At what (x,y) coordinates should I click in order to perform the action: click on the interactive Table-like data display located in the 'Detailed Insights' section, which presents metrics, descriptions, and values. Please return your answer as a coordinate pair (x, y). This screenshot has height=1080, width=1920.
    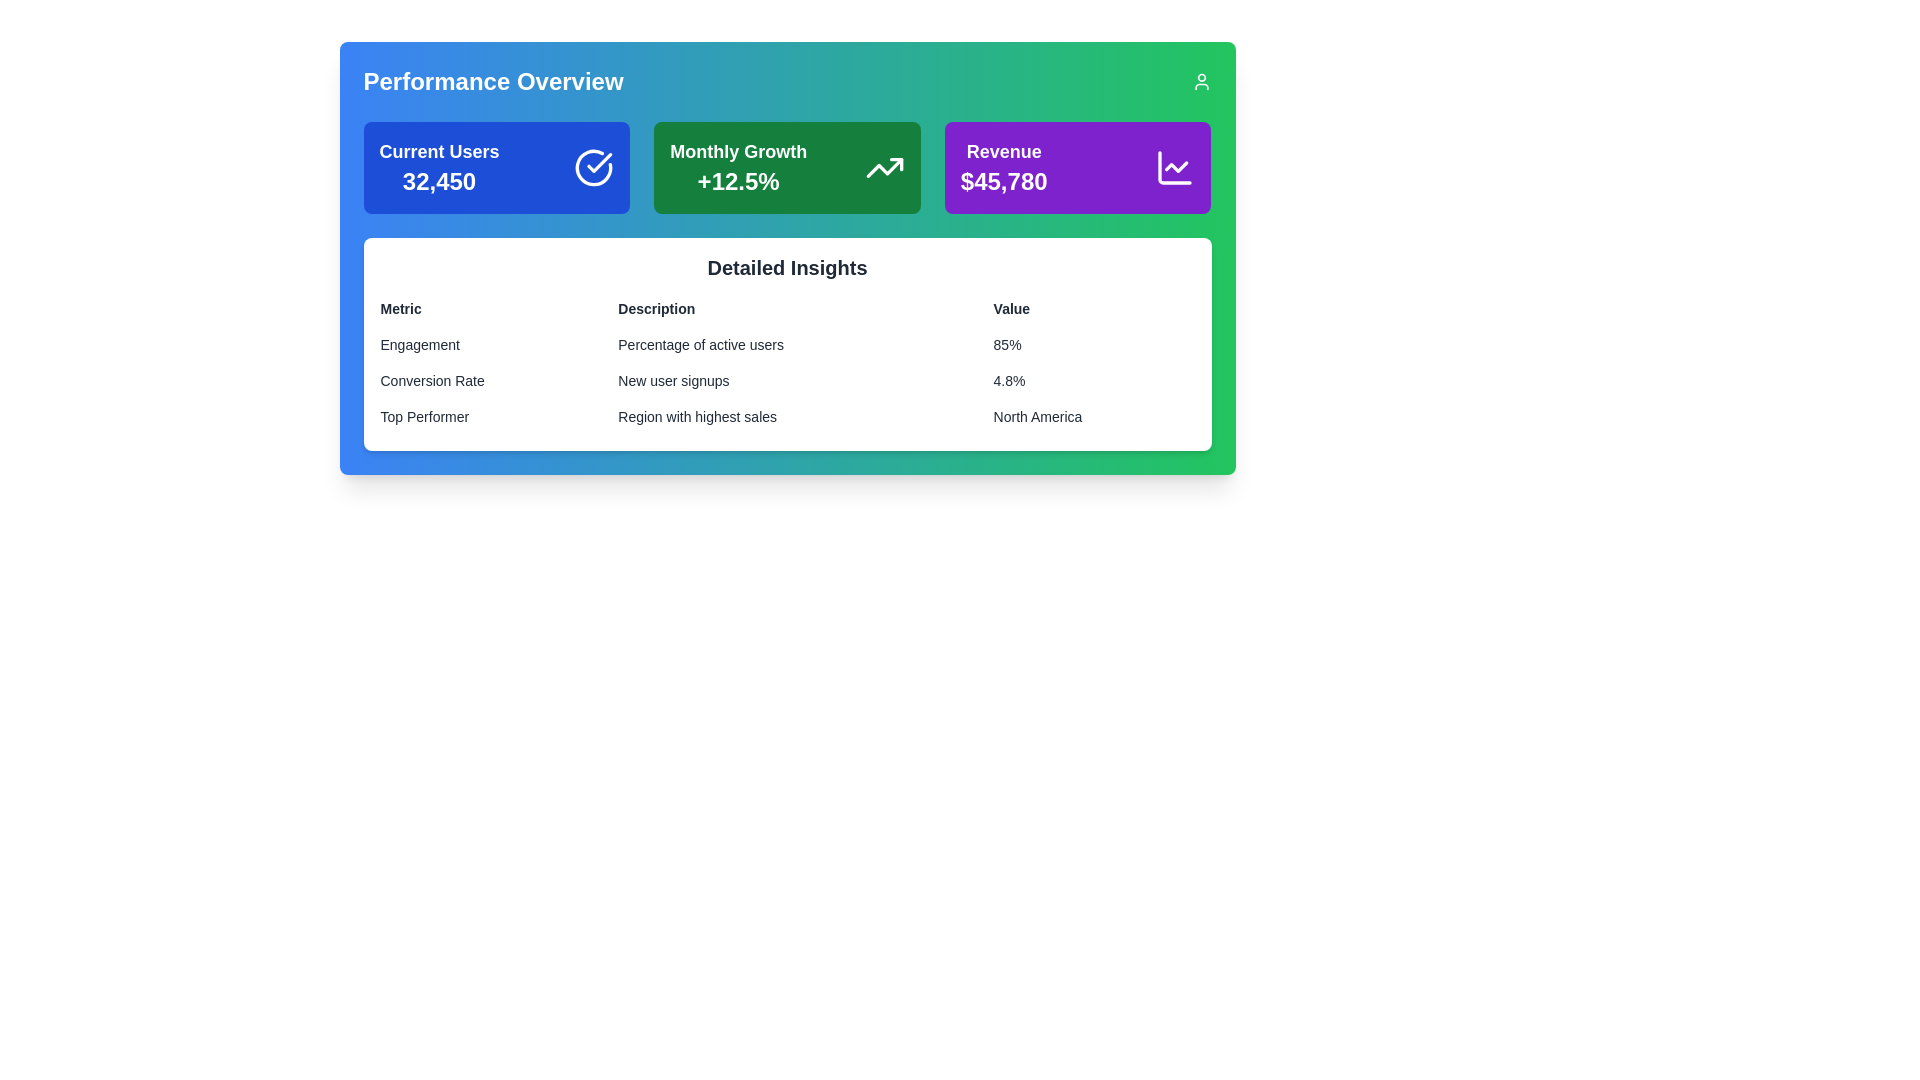
    Looking at the image, I should click on (786, 366).